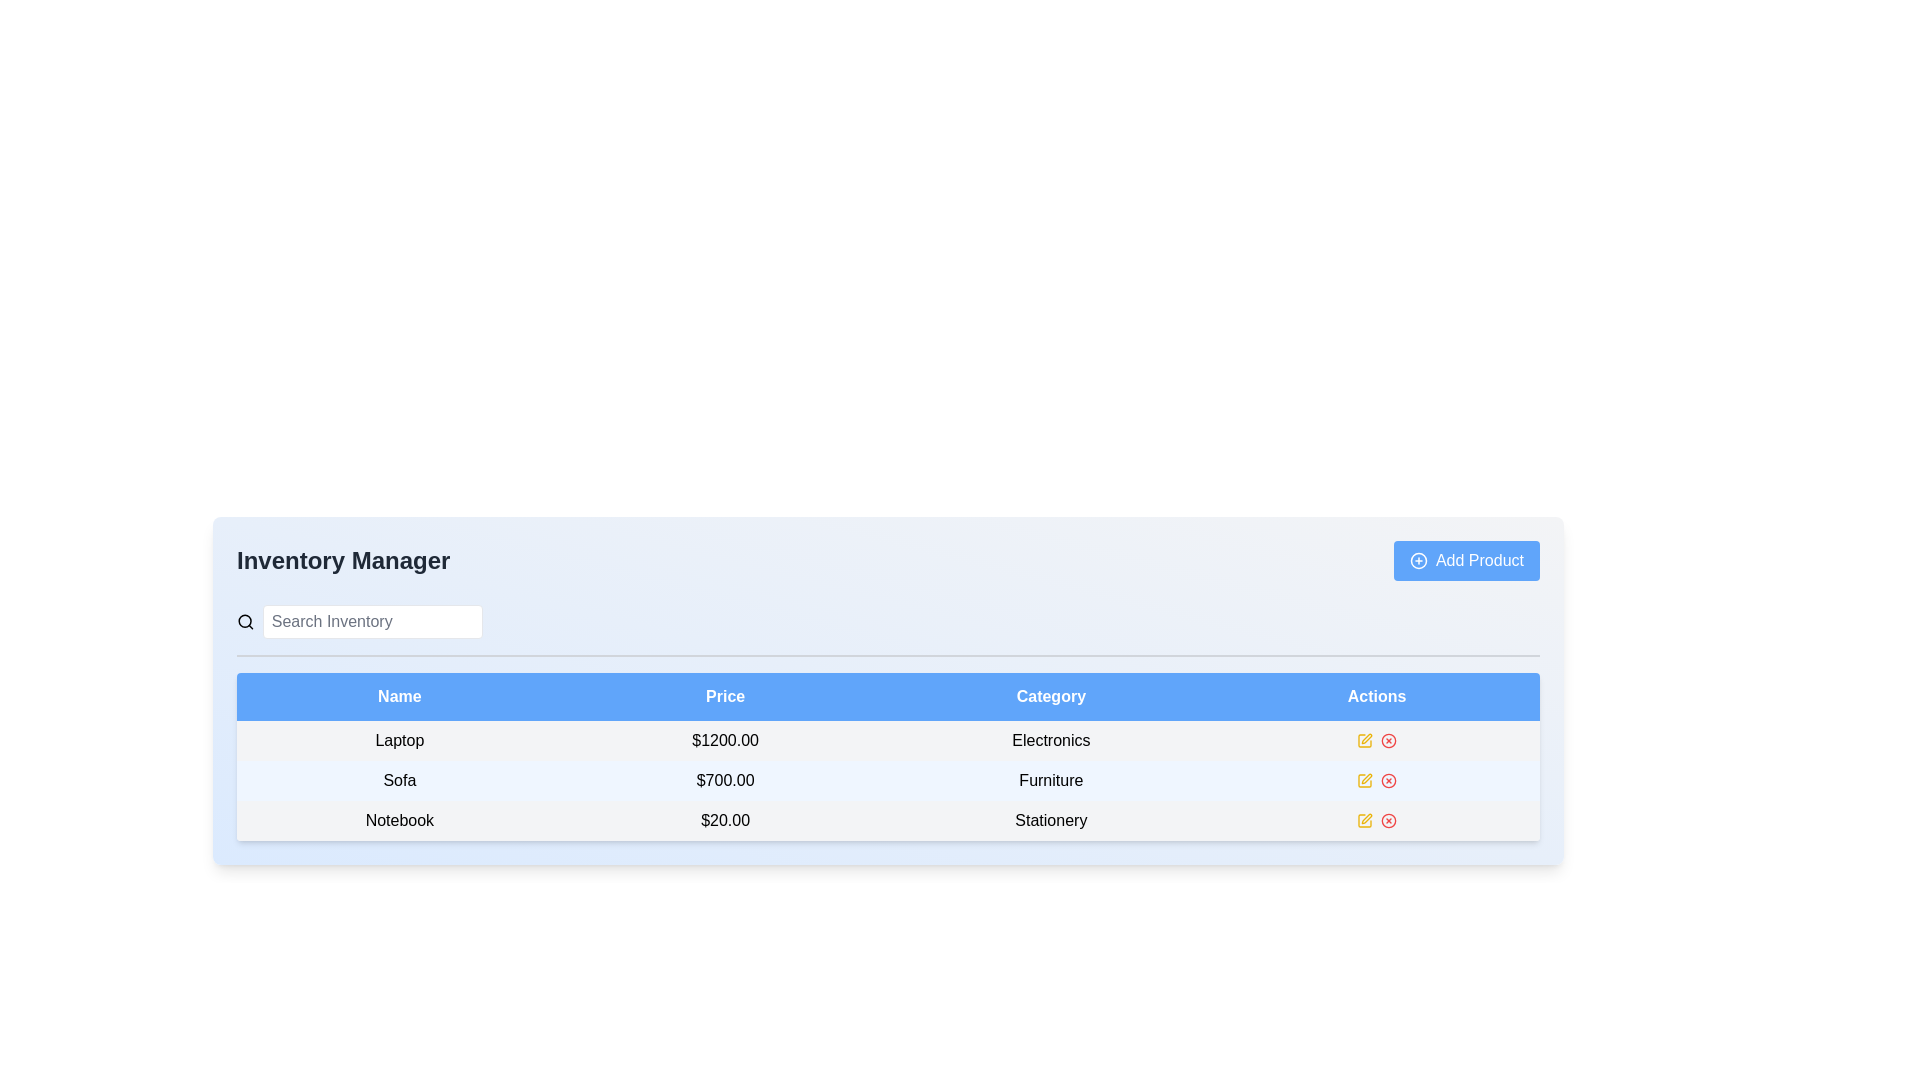 The height and width of the screenshot is (1080, 1920). Describe the element at coordinates (1050, 740) in the screenshot. I see `text of the 'Electronics' label located in the third column of the inventory table, which has a light gray background and is centrally placed in its bounding box` at that location.